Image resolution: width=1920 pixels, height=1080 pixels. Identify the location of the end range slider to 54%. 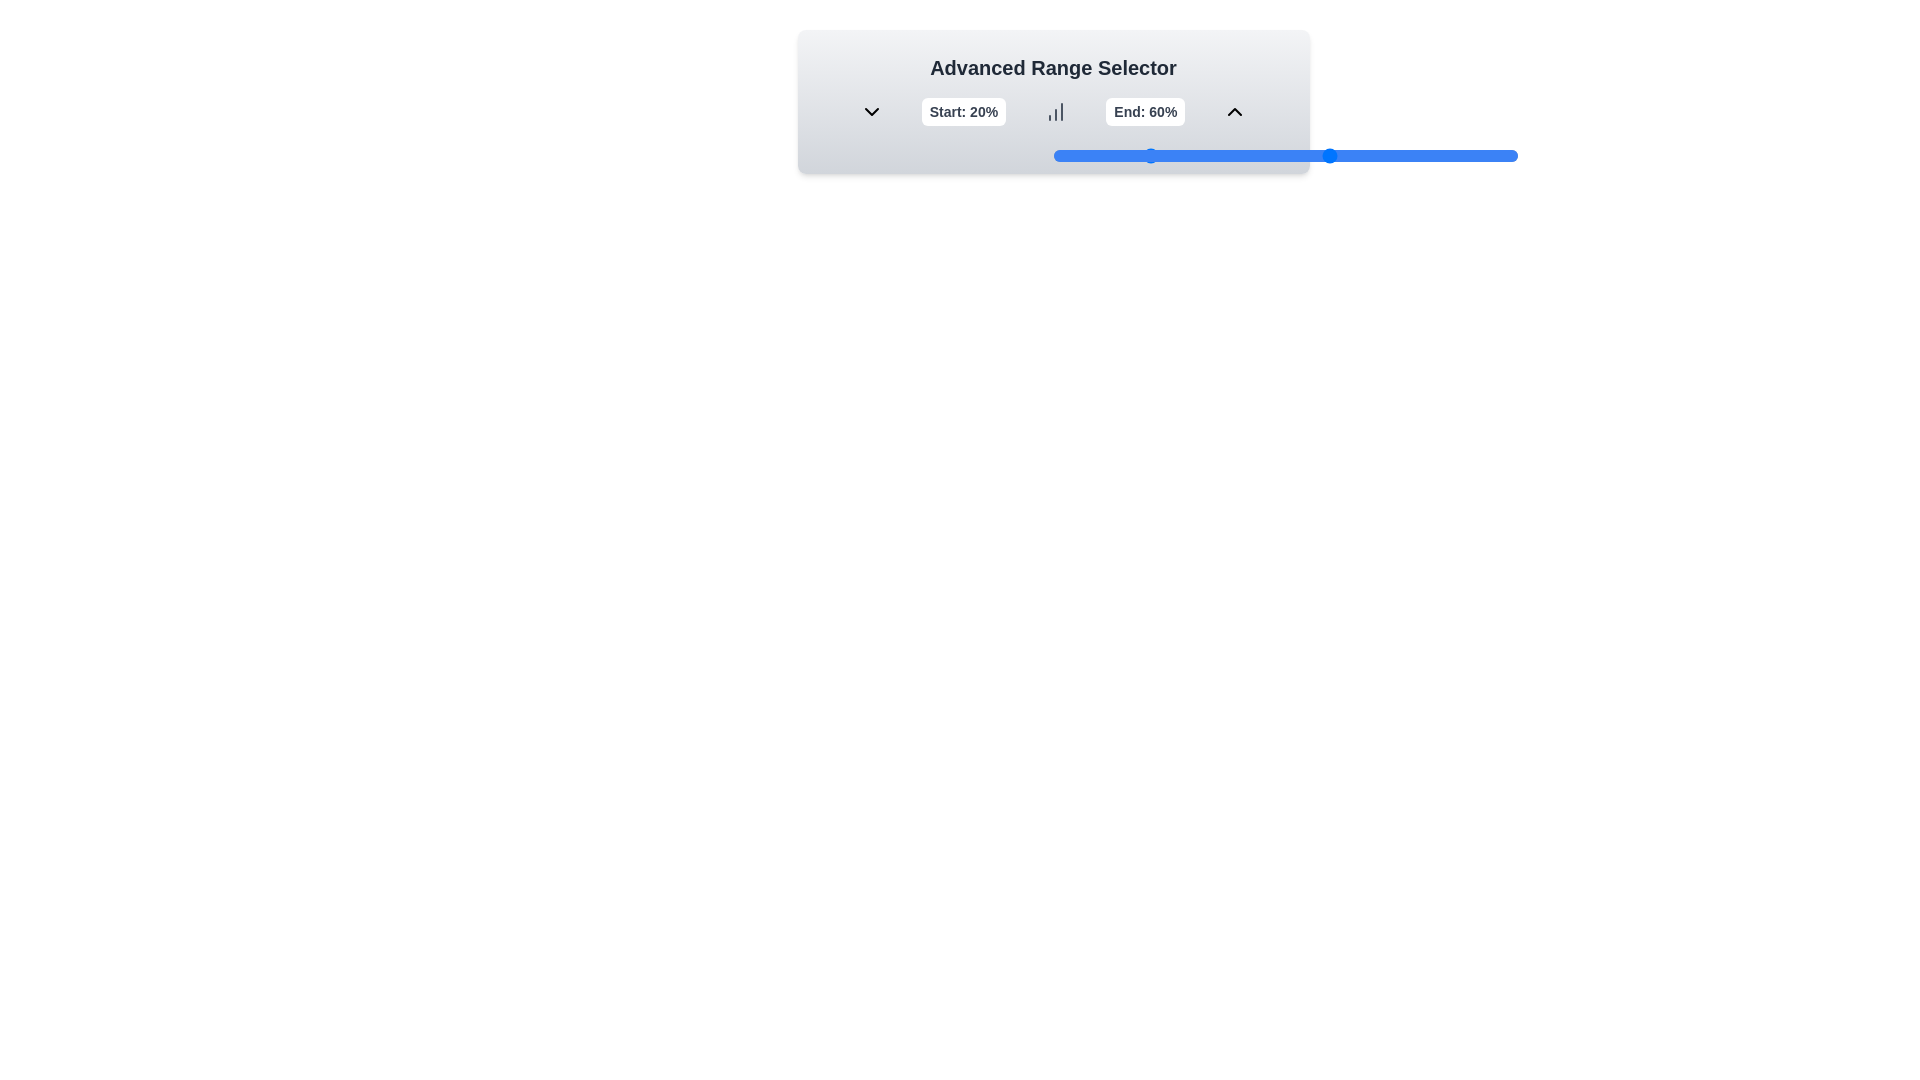
(1304, 154).